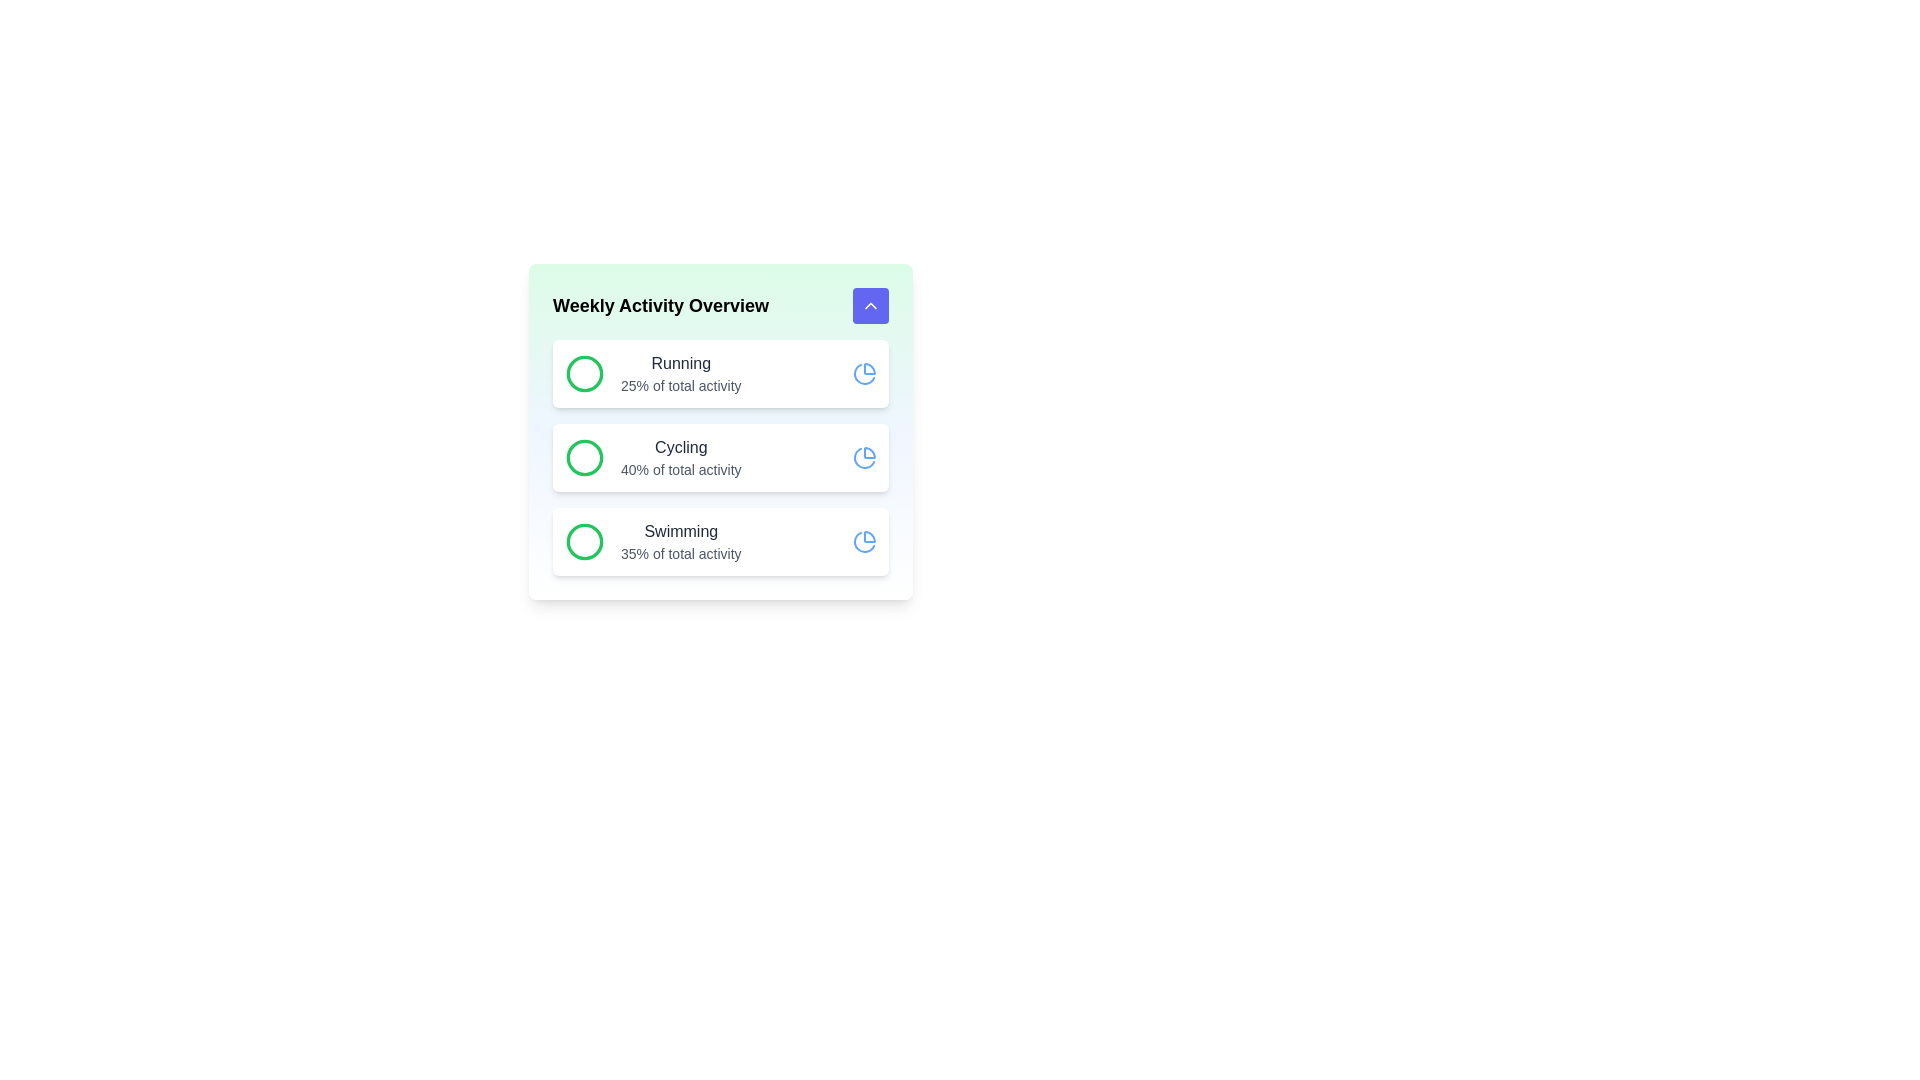  I want to click on the circular icon indicating the status of the 'Running' activity, located in the first row of the 'Weekly Activity Overview' section, to the left of the 'Running' text, so click(584, 374).